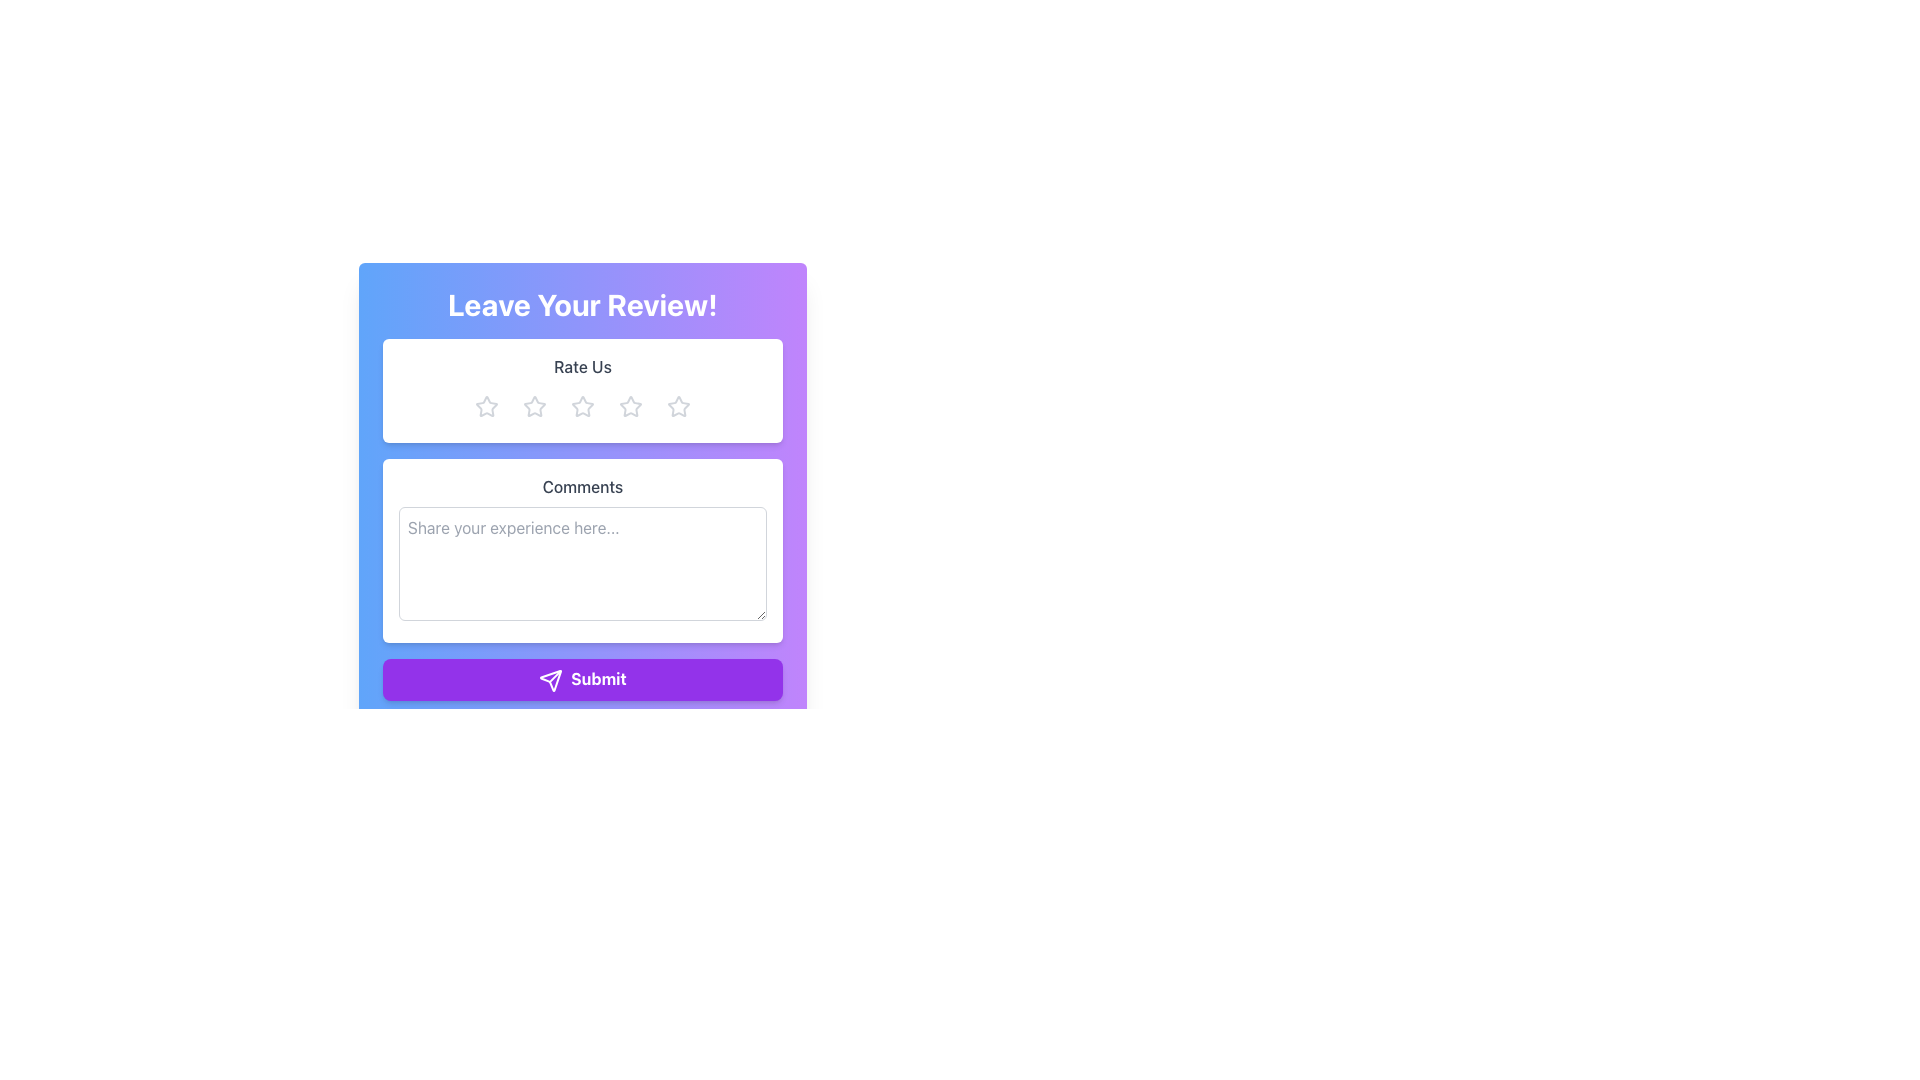  What do you see at coordinates (486, 406) in the screenshot?
I see `the first star icon in the rating component under the 'Rate Us' heading` at bounding box center [486, 406].